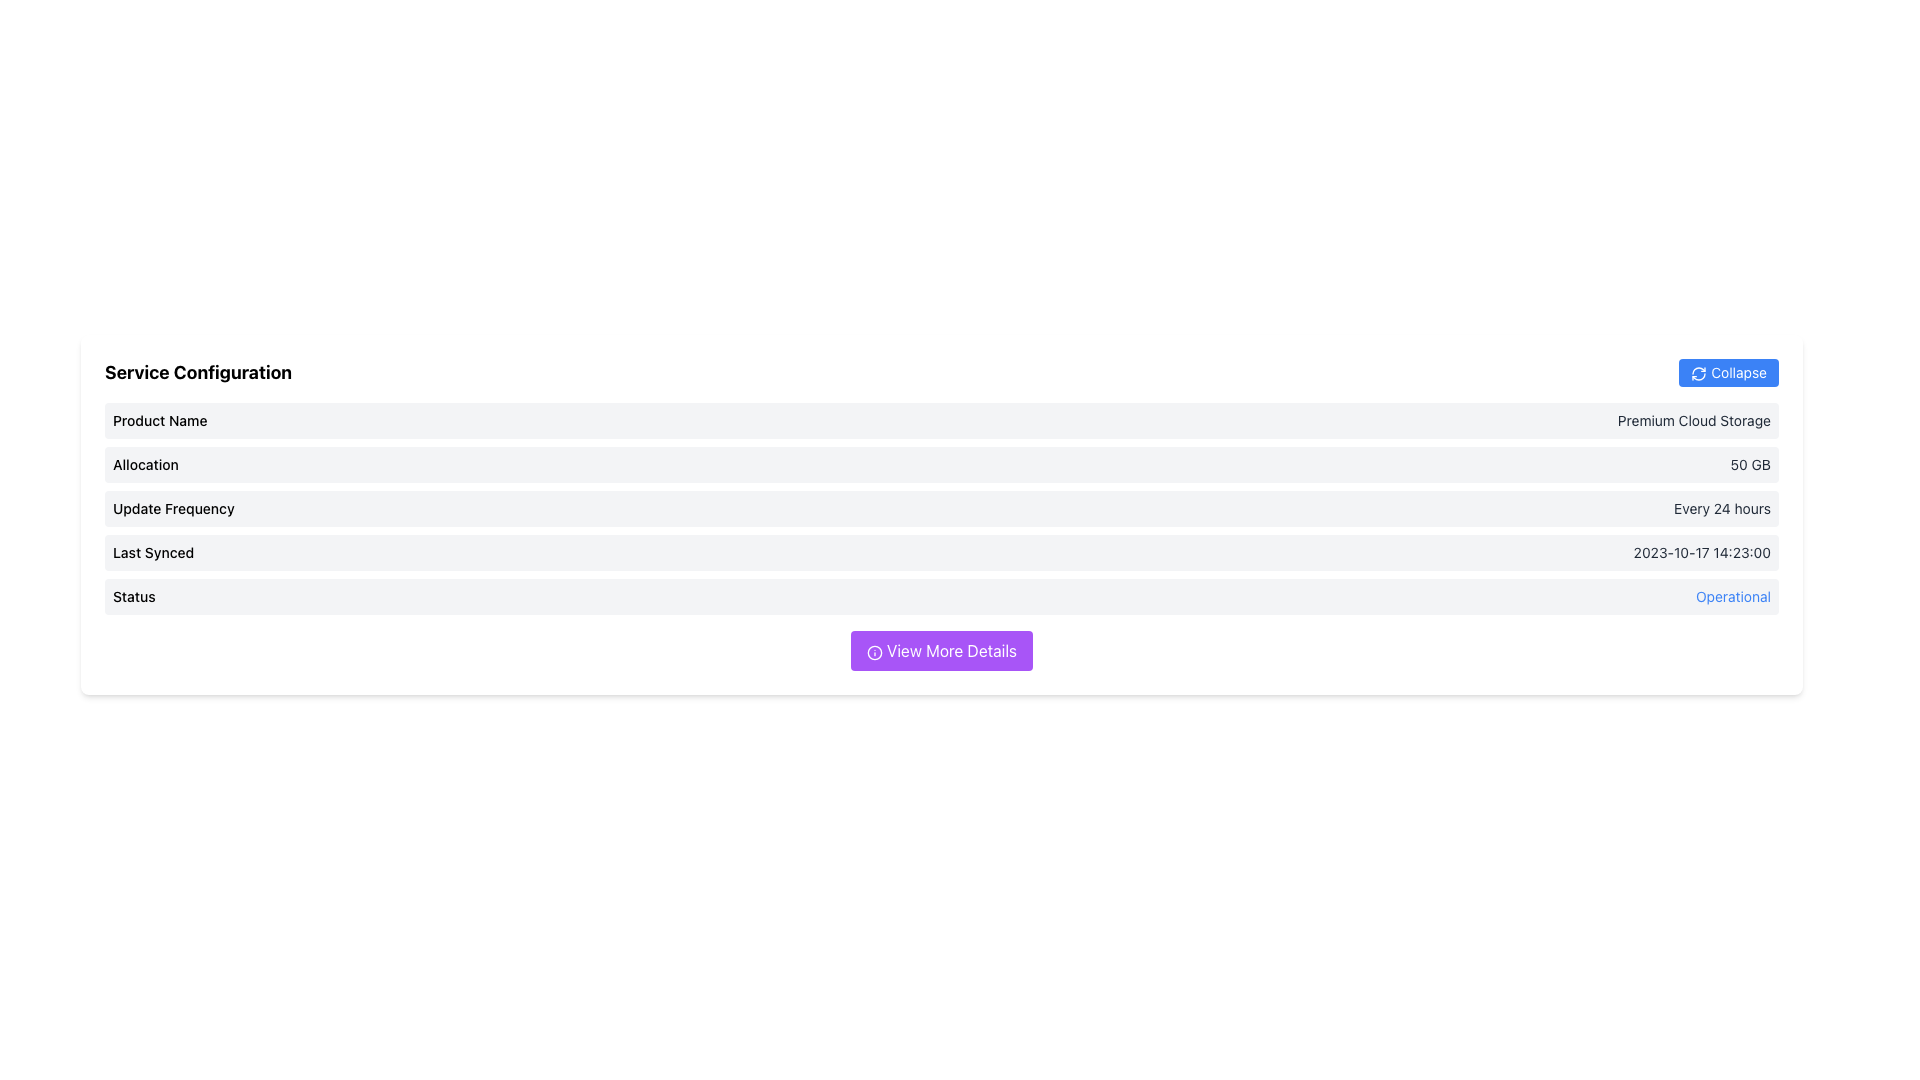  Describe the element at coordinates (1749, 465) in the screenshot. I see `the text label displaying '50 GB', which indicates the allocated storage size, located in the central tabular layout` at that location.